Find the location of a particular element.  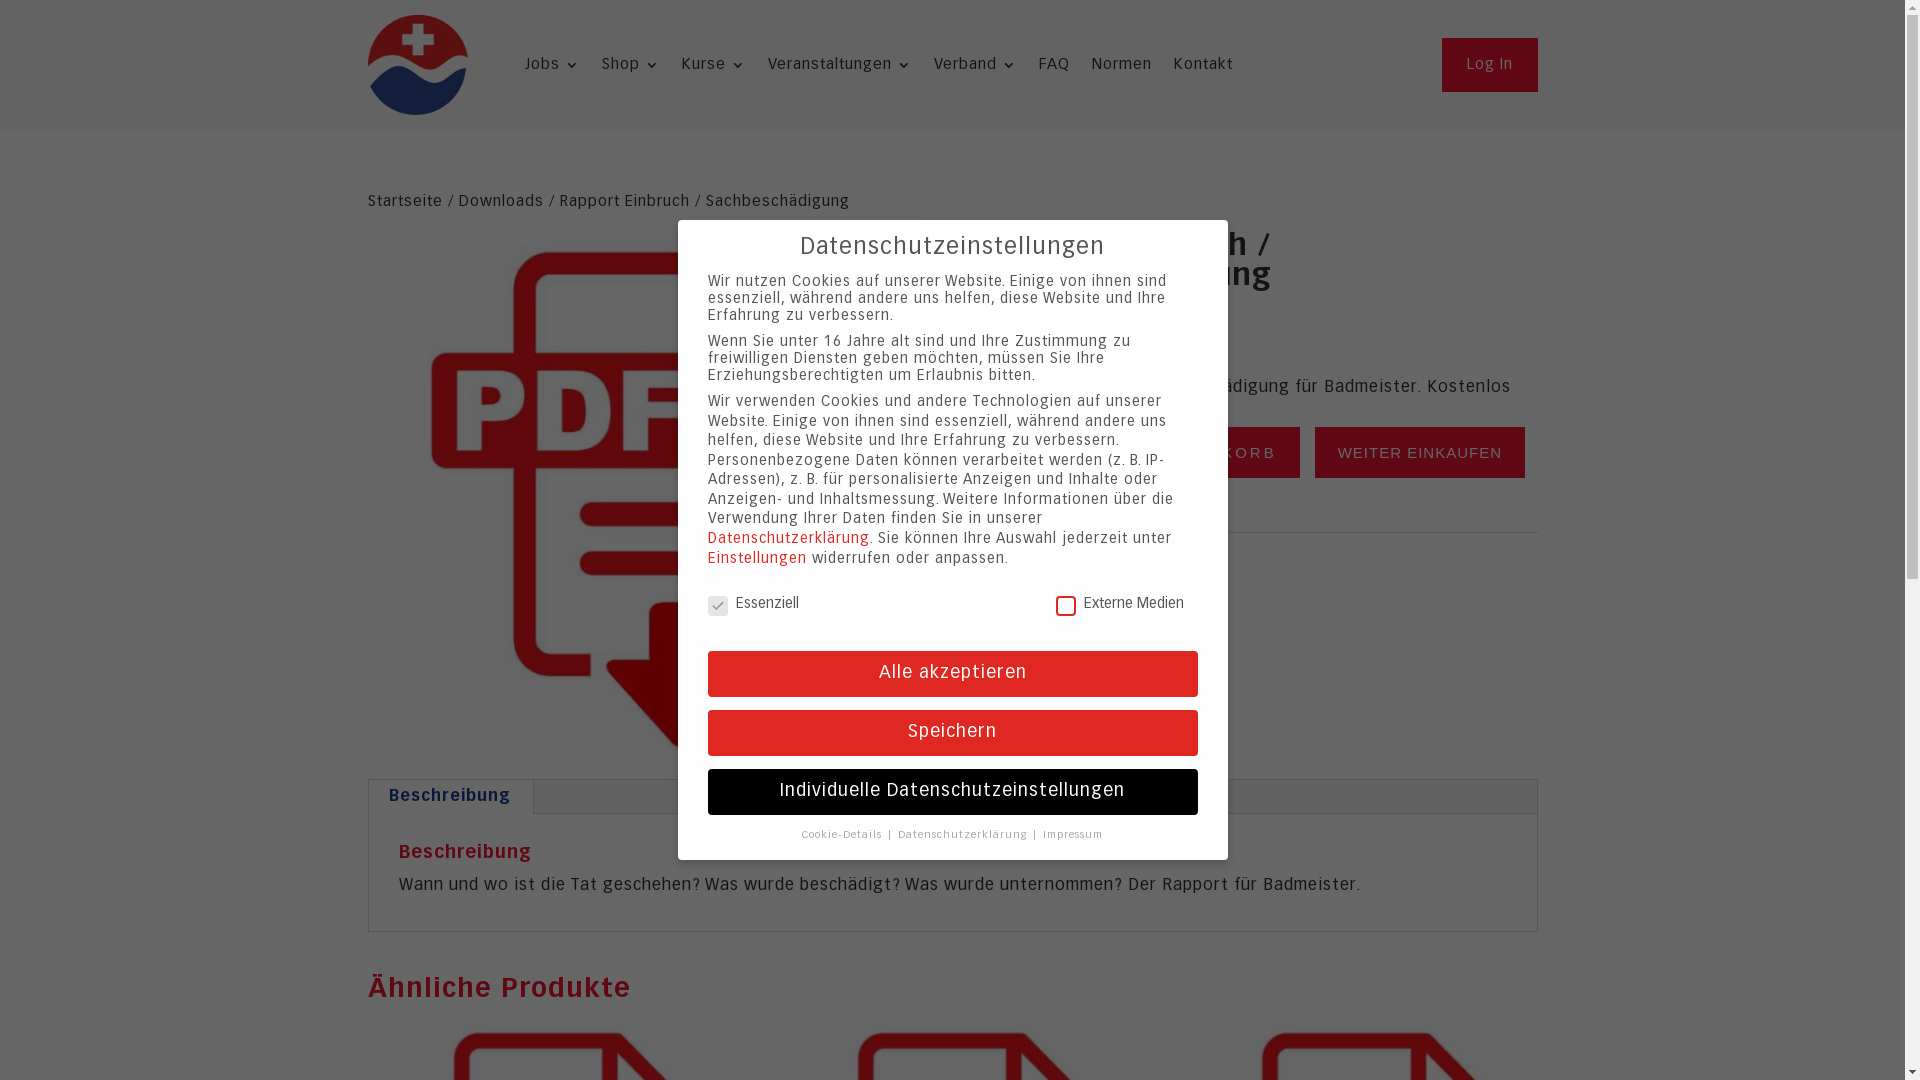

'Shop' is located at coordinates (629, 68).